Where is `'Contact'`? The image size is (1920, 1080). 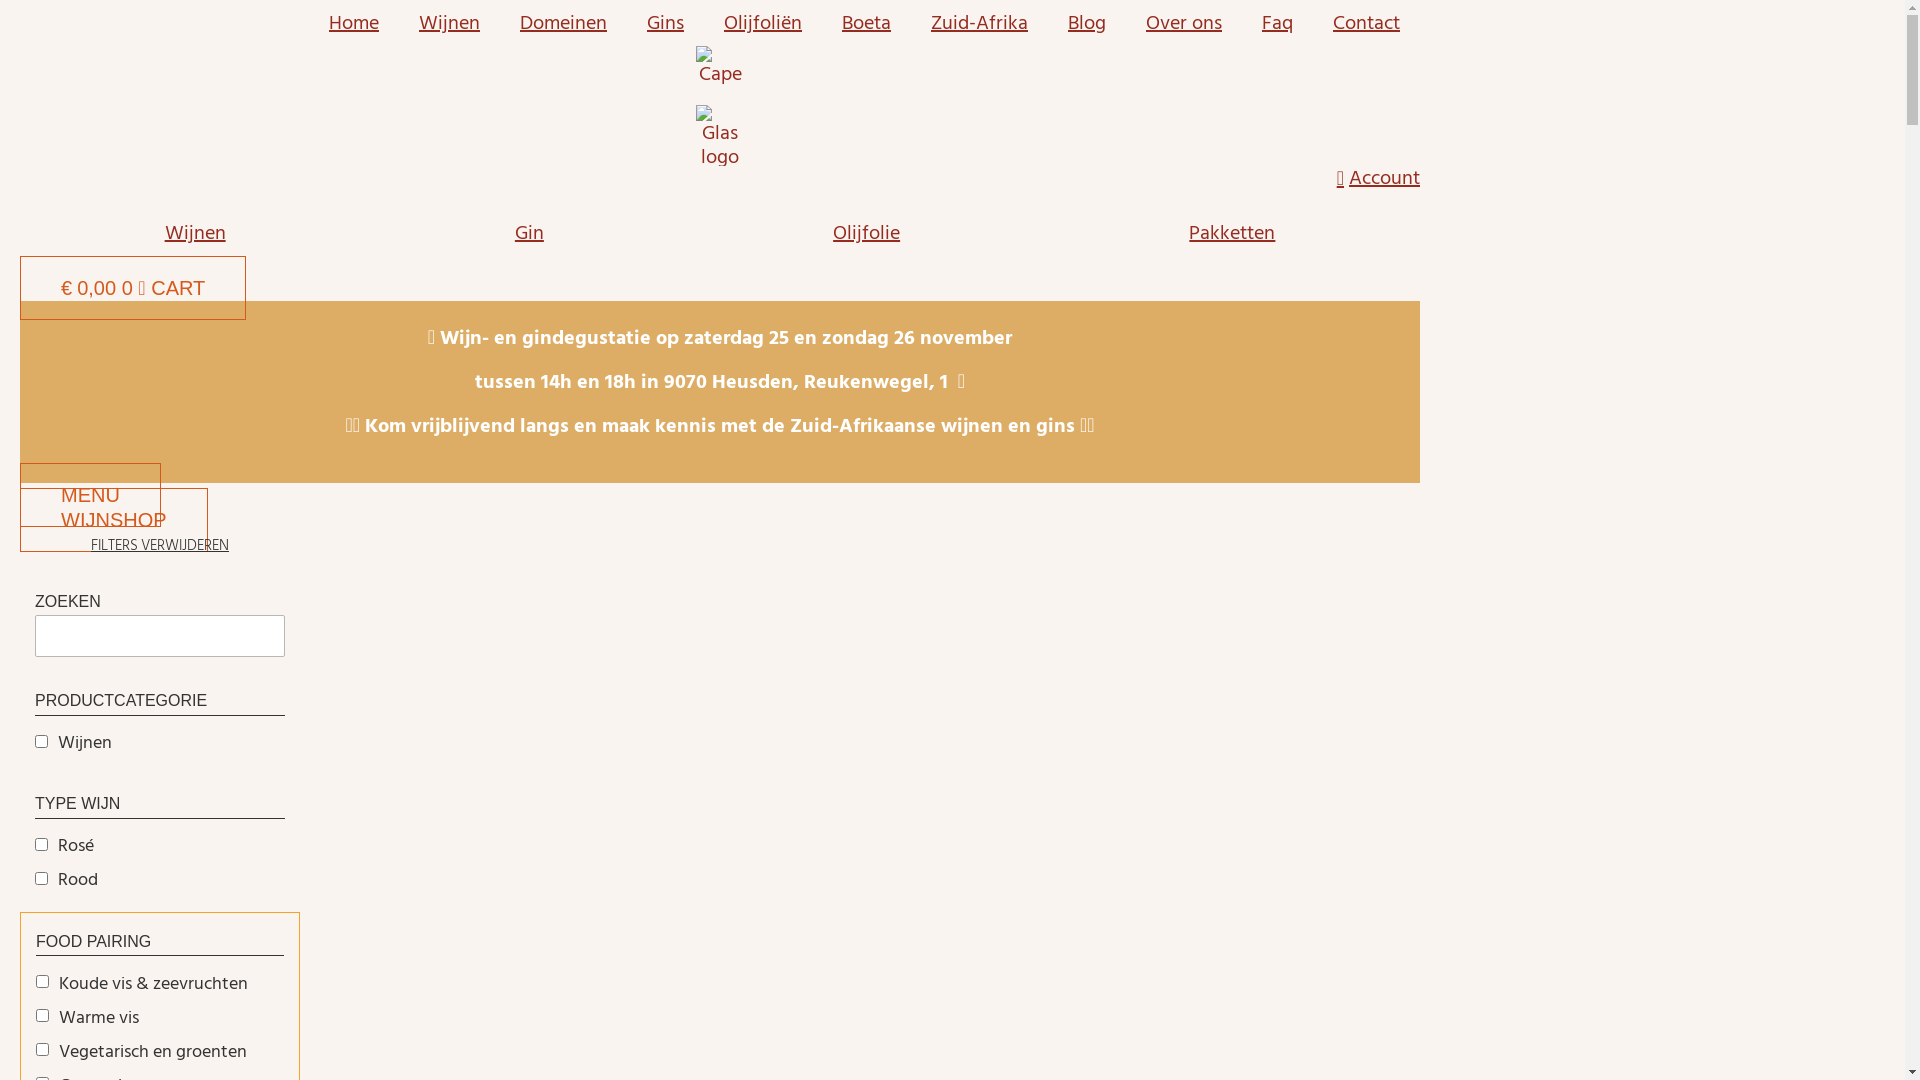
'Contact' is located at coordinates (1365, 23).